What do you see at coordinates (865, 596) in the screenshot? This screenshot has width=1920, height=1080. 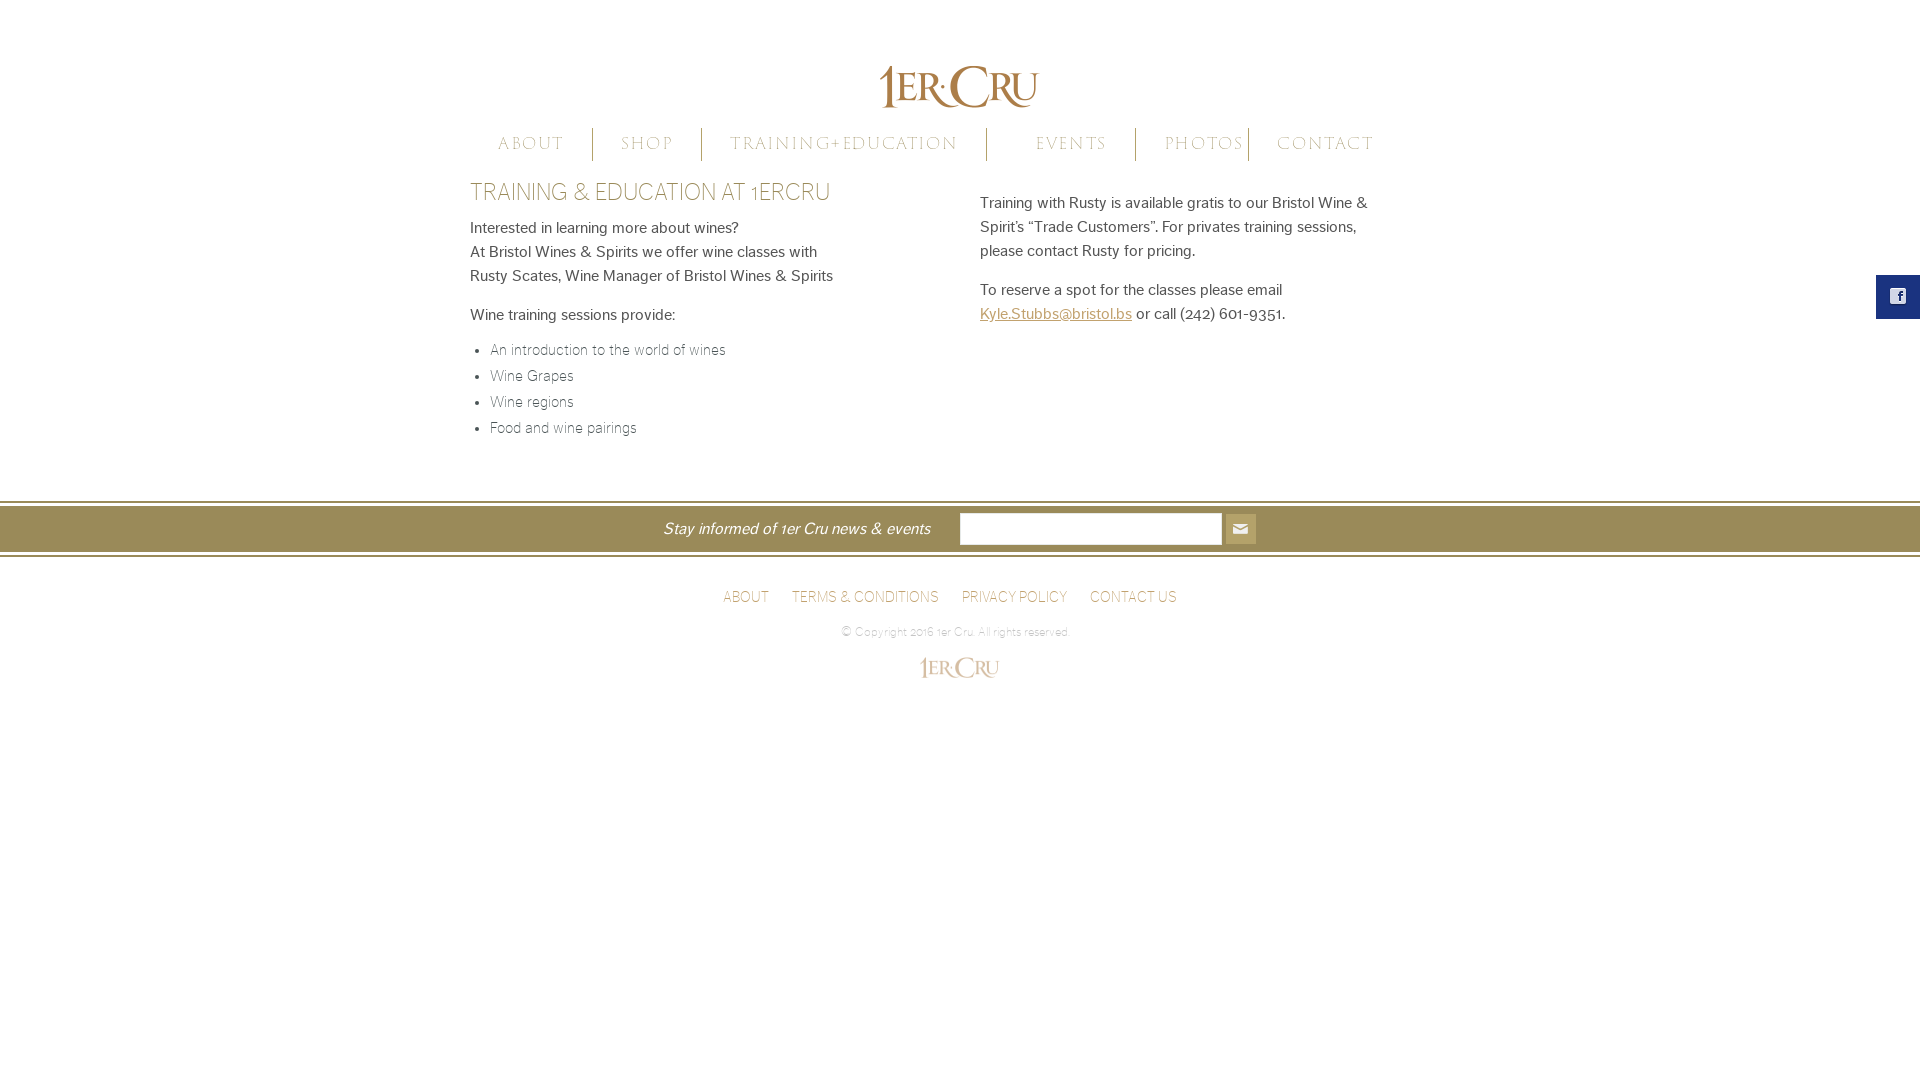 I see `'TERMS & CONDITIONS'` at bounding box center [865, 596].